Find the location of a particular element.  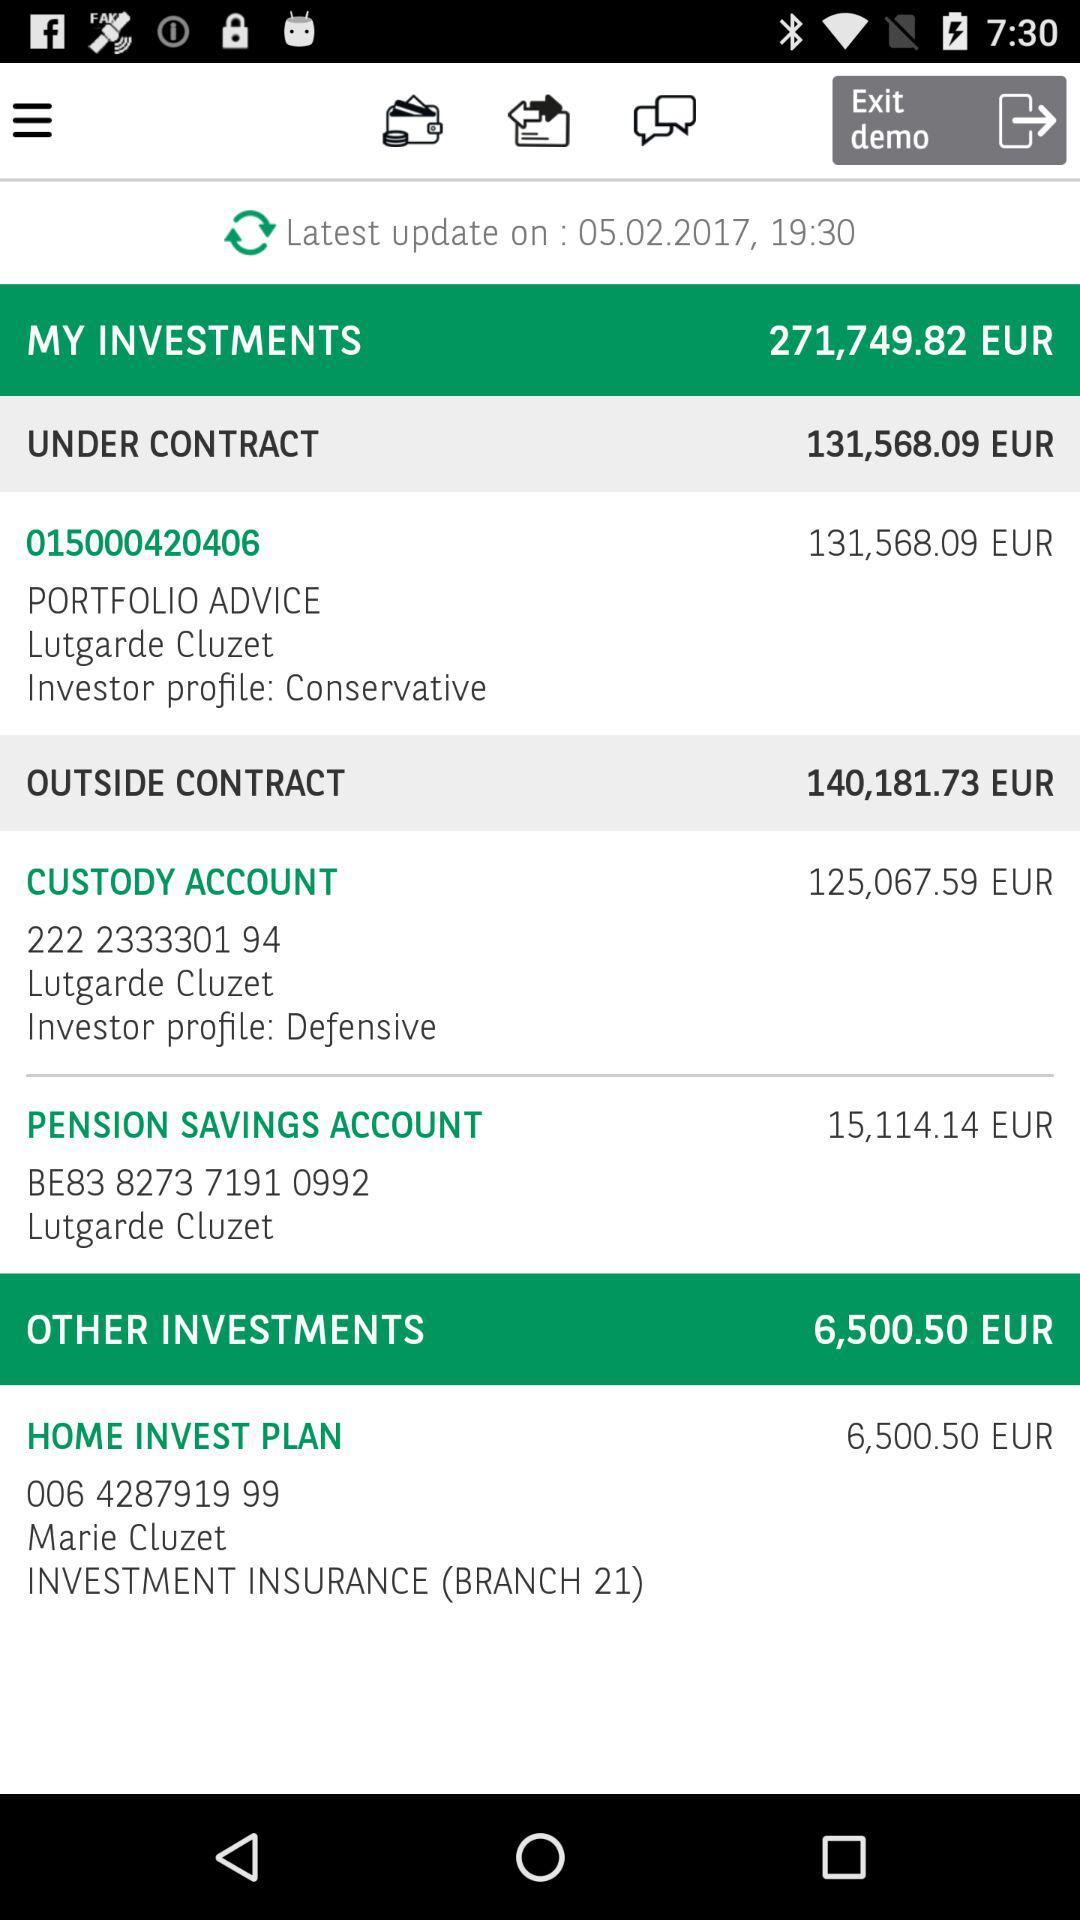

item below the outside contract is located at coordinates (917, 881).